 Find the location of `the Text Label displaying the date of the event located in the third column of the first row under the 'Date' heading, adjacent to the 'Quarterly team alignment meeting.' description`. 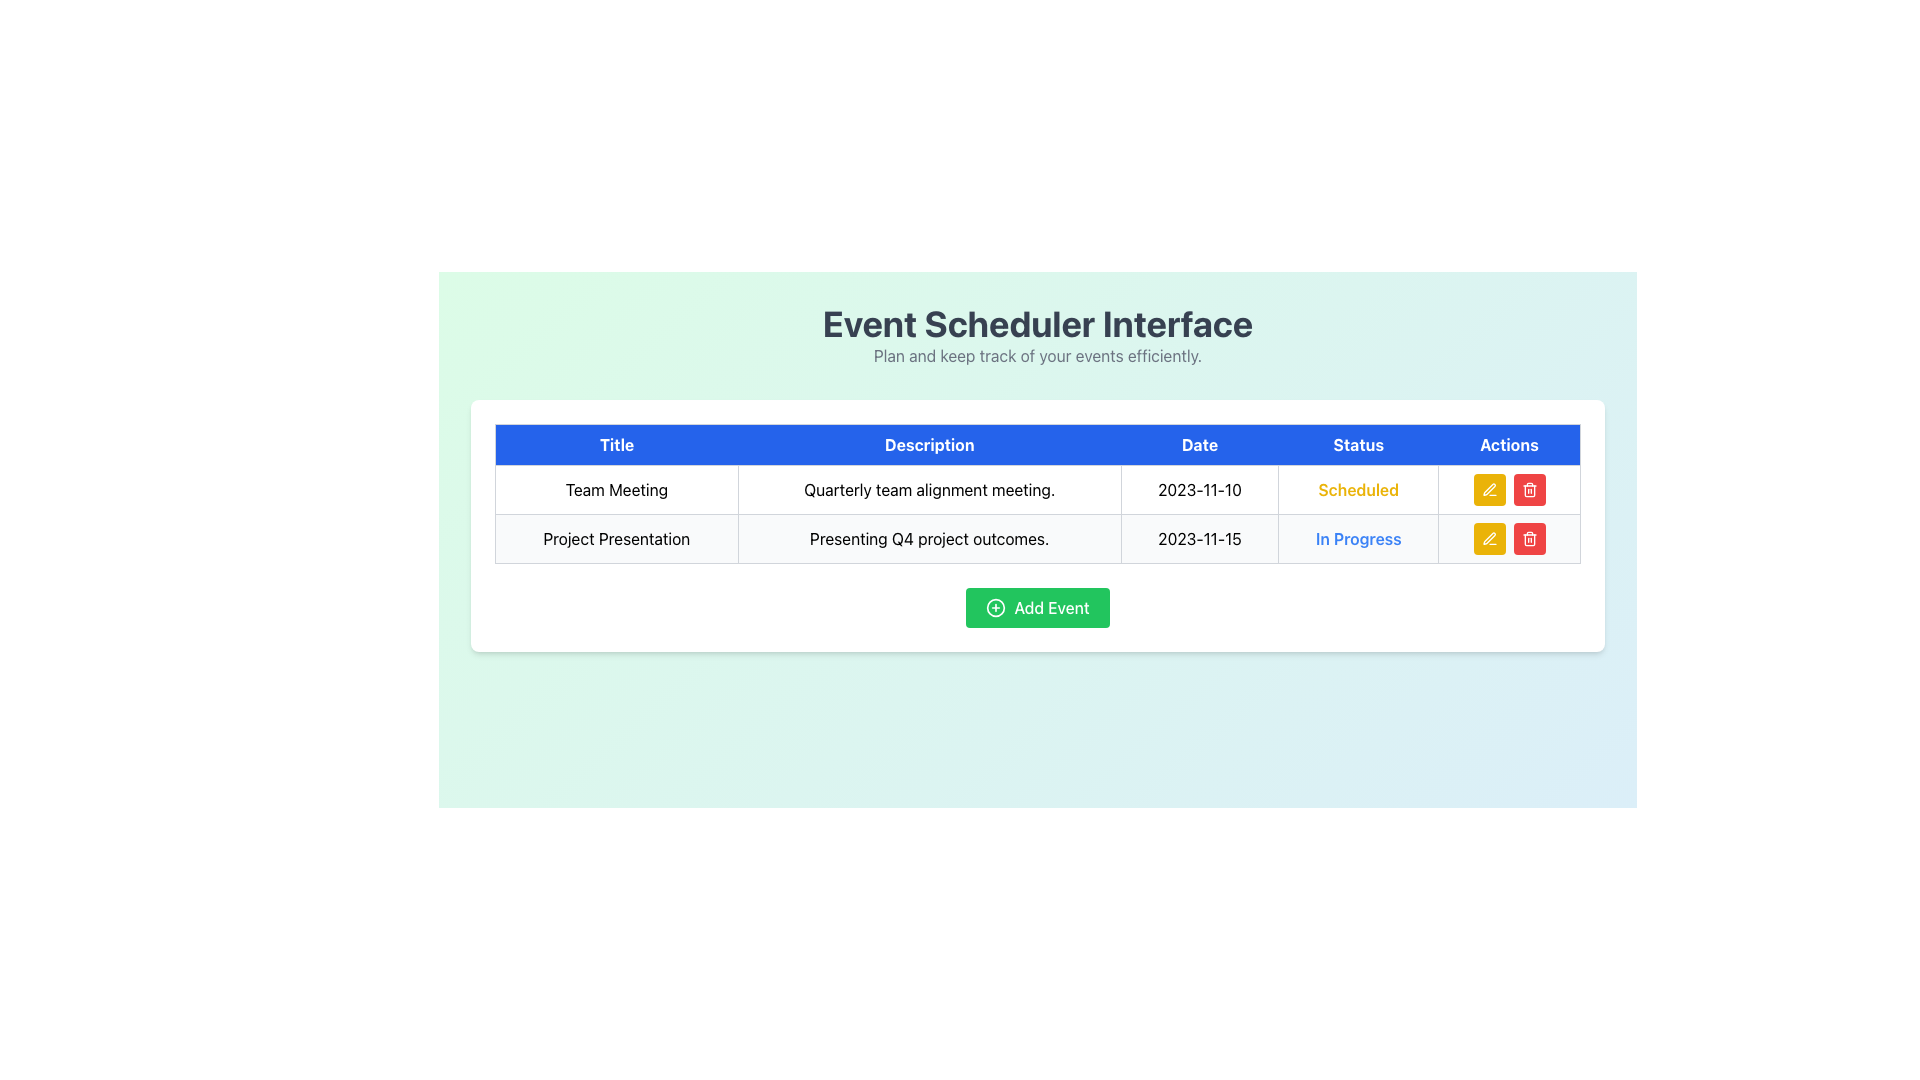

the Text Label displaying the date of the event located in the third column of the first row under the 'Date' heading, adjacent to the 'Quarterly team alignment meeting.' description is located at coordinates (1200, 489).